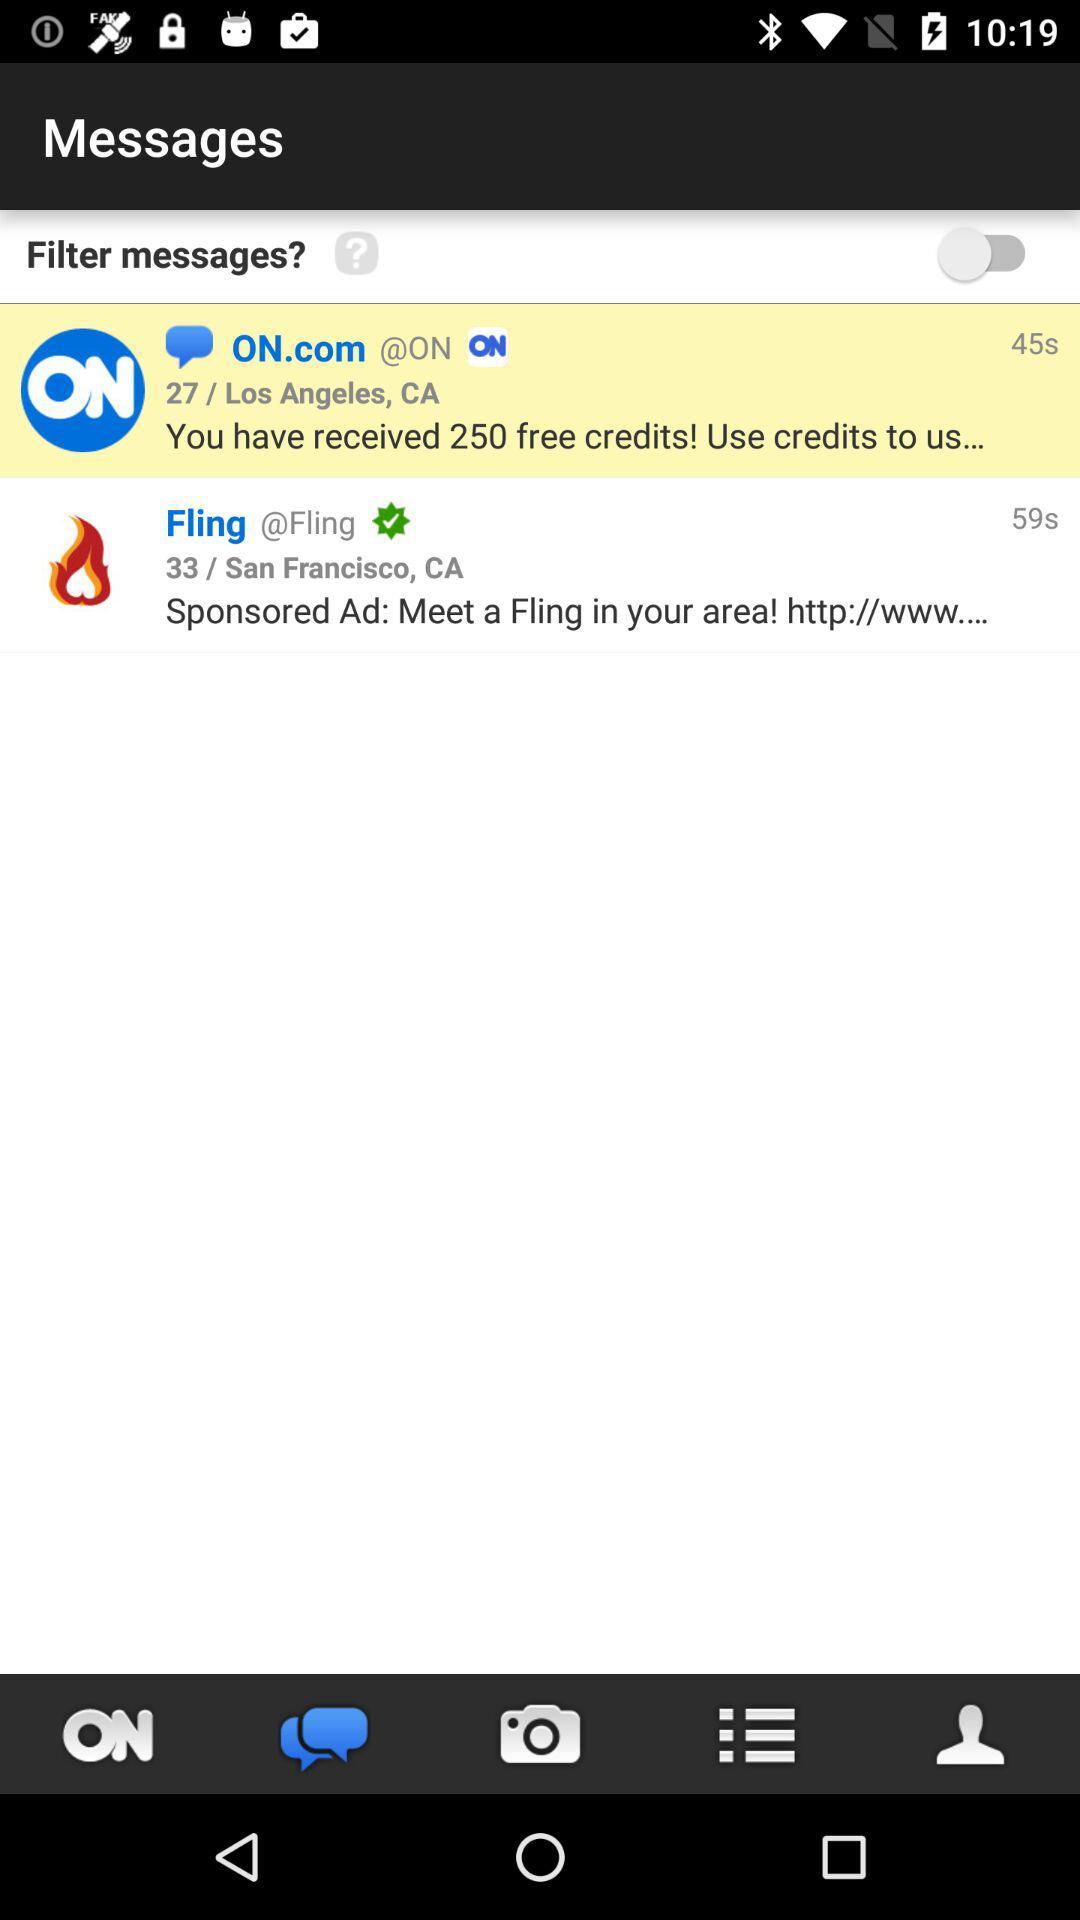 The width and height of the screenshot is (1080, 1920). Describe the element at coordinates (699, 521) in the screenshot. I see `item above the 33 san francisco item` at that location.